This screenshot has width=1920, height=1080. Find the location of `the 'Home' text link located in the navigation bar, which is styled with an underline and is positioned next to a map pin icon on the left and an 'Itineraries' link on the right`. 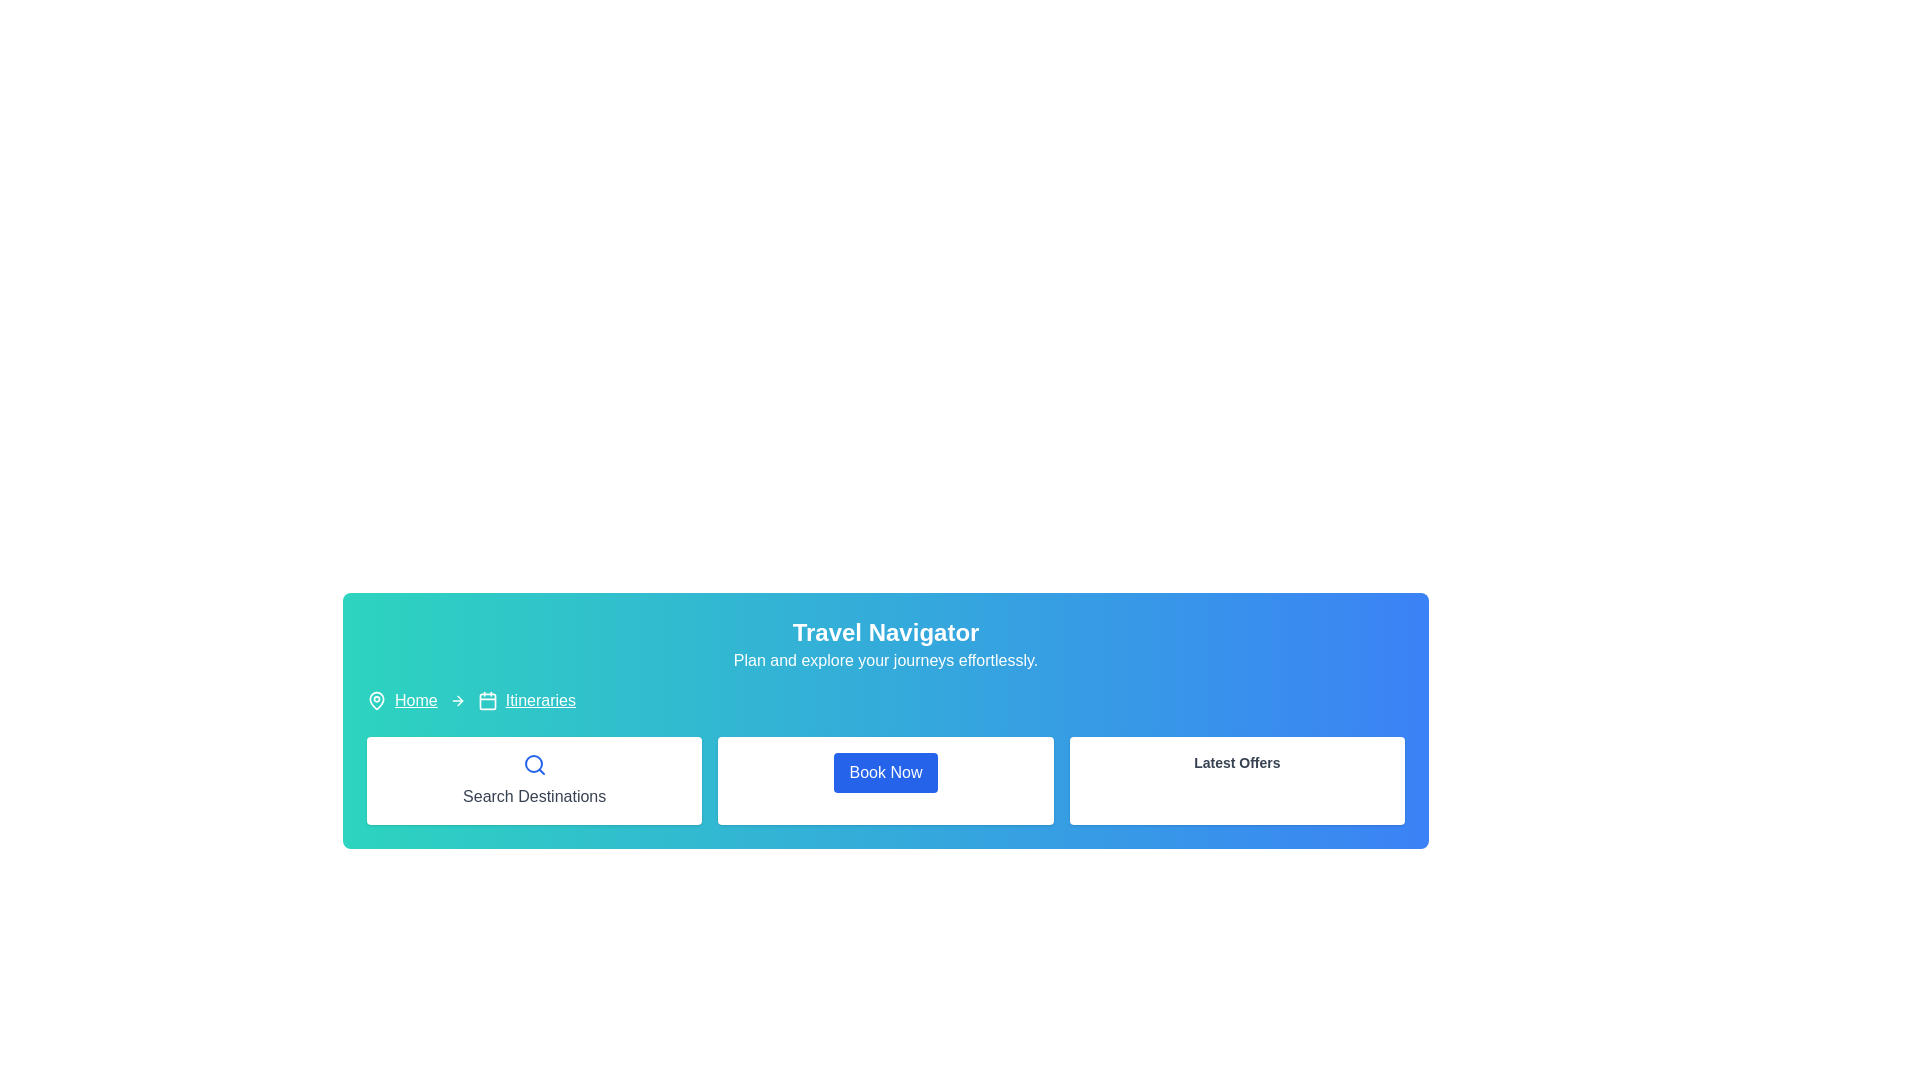

the 'Home' text link located in the navigation bar, which is styled with an underline and is positioned next to a map pin icon on the left and an 'Itineraries' link on the right is located at coordinates (415, 700).